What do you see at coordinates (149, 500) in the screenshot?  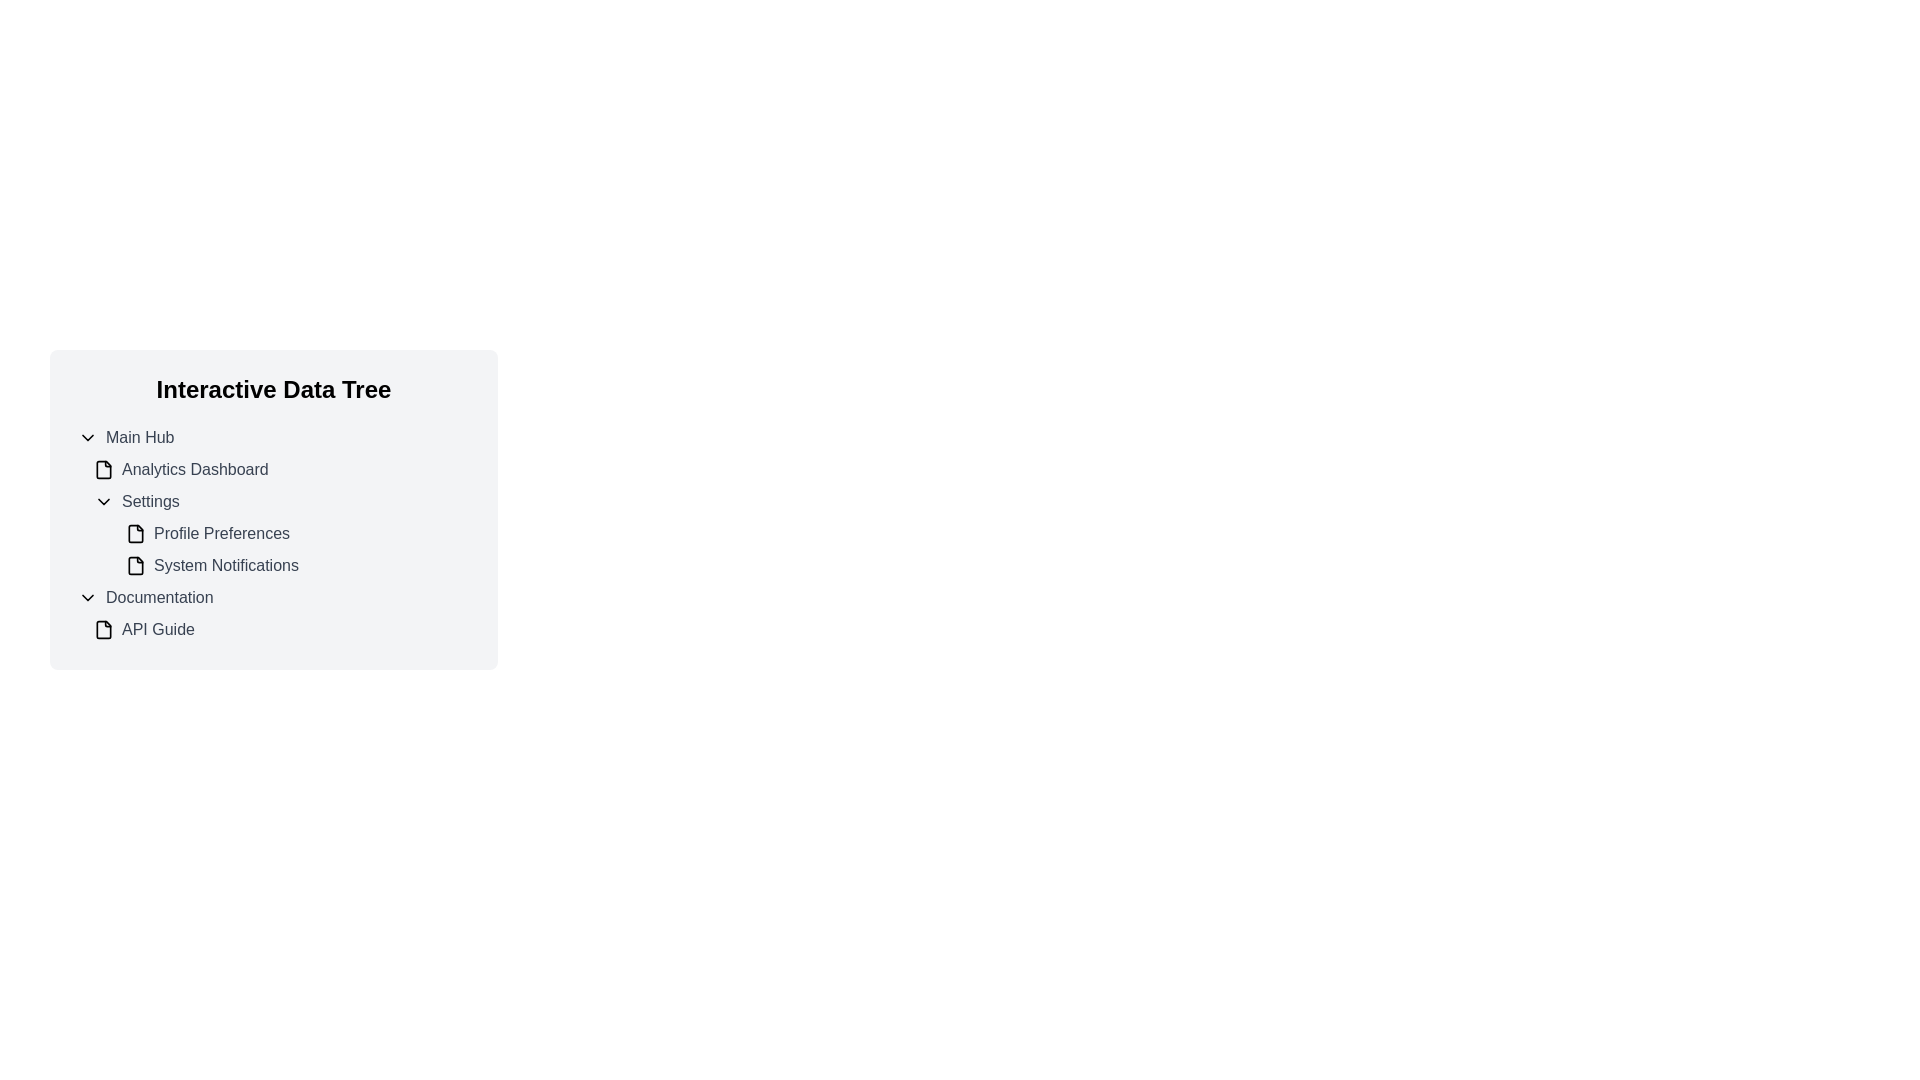 I see `the 'Settings' label, which is a medium-weight gray text element positioned below 'Analytics Dashboard' and above 'Profile Preferences' in the vertical navigation grouping` at bounding box center [149, 500].